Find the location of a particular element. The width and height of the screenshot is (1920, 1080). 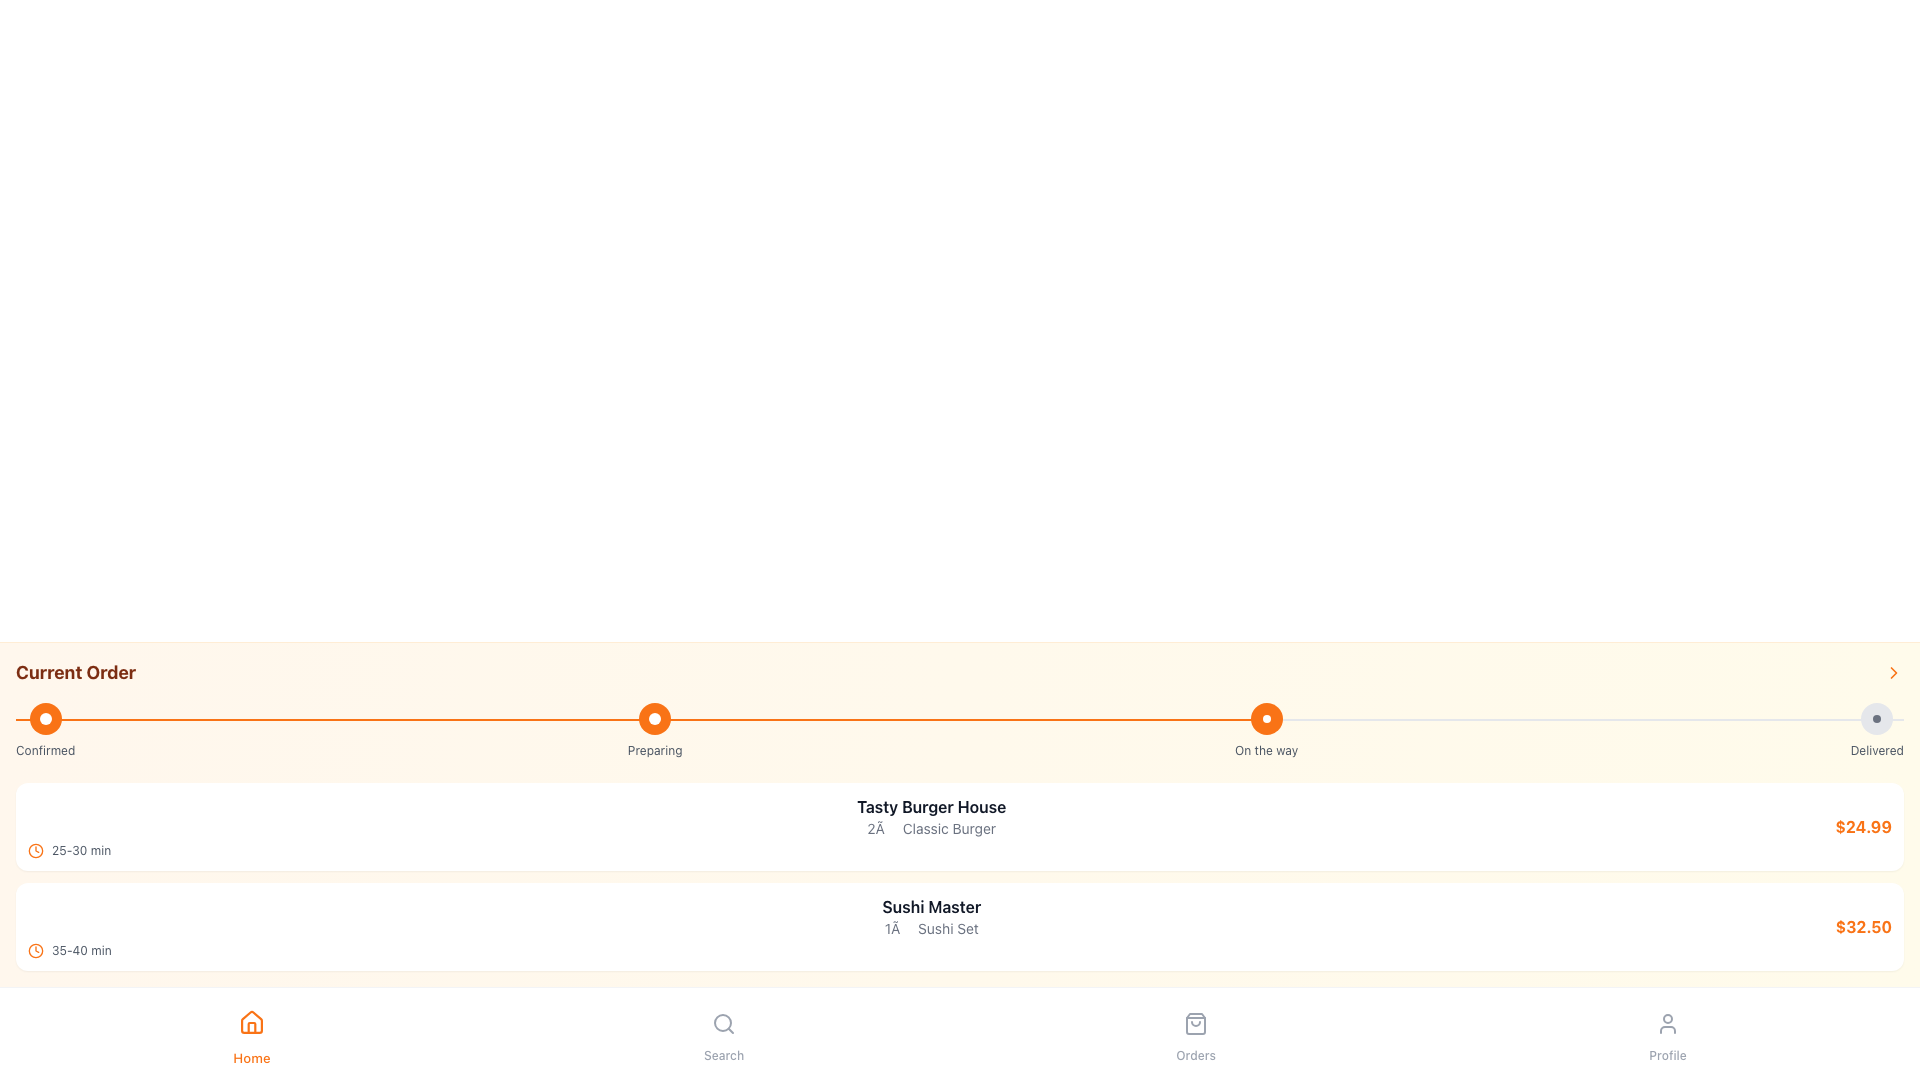

visual representation of the completed portion of the progress bar segment, which indicates the current progress in a linear process is located at coordinates (645, 720).